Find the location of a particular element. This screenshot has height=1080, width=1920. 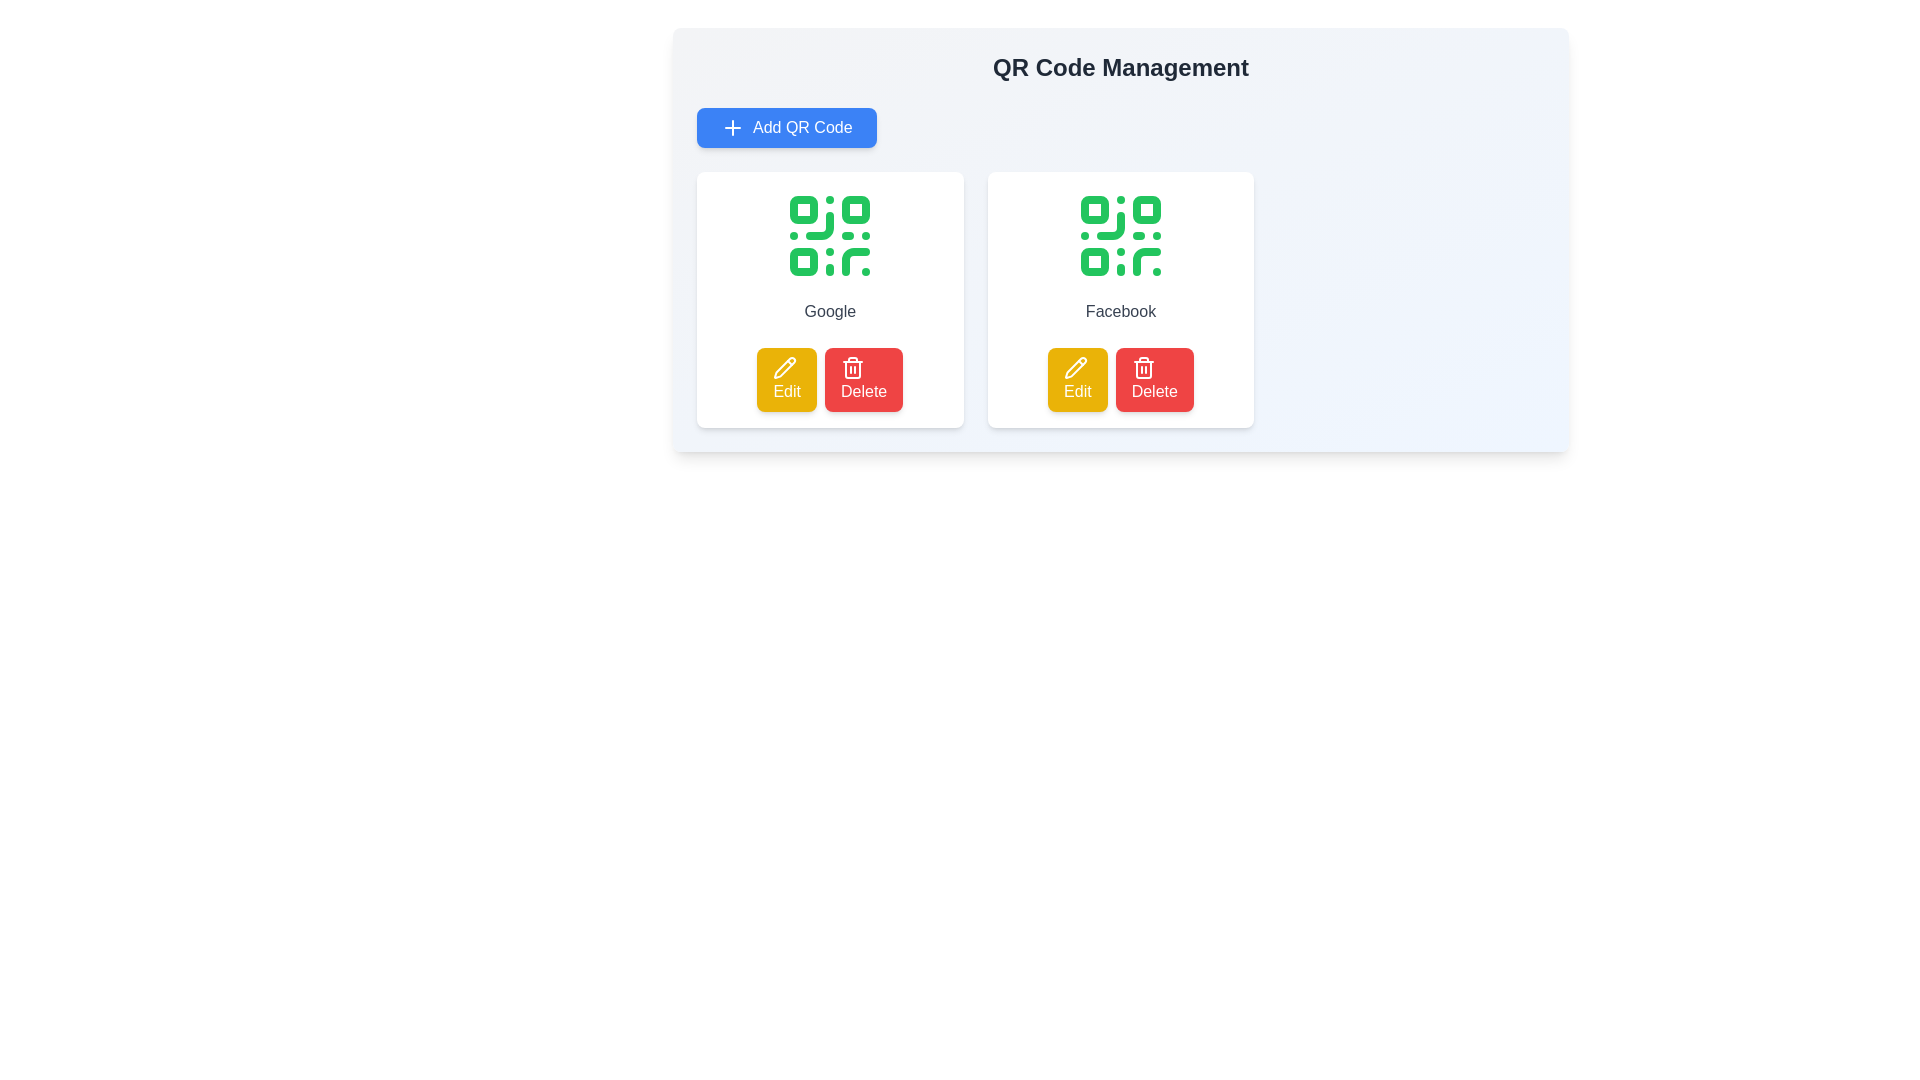

the QR code icon styled with green graphical patterns located above the text 'Google' on the left card in a two-card layout is located at coordinates (830, 234).